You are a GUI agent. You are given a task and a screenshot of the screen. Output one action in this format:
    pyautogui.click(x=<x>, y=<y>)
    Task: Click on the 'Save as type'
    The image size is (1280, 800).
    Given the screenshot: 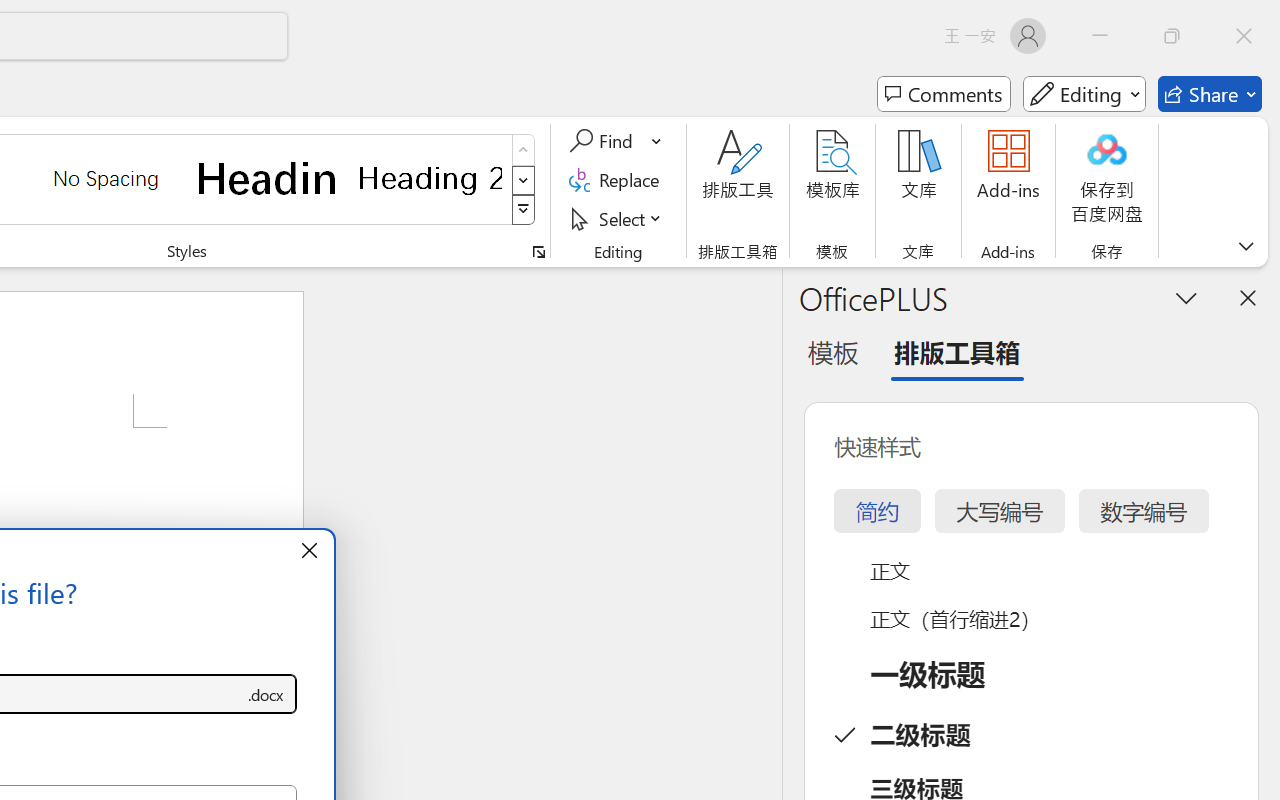 What is the action you would take?
    pyautogui.click(x=264, y=694)
    